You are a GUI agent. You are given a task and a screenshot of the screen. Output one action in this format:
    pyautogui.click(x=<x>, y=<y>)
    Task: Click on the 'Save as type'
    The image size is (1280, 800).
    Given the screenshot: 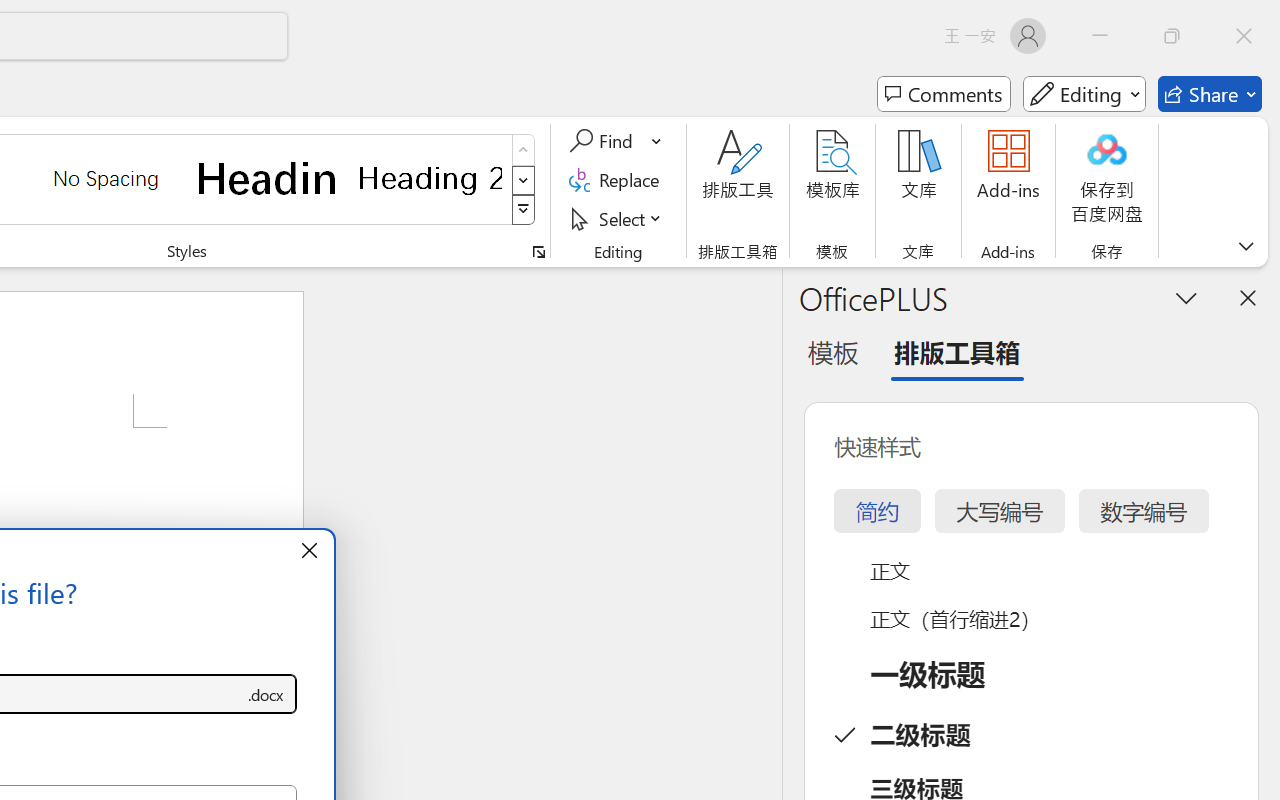 What is the action you would take?
    pyautogui.click(x=264, y=694)
    